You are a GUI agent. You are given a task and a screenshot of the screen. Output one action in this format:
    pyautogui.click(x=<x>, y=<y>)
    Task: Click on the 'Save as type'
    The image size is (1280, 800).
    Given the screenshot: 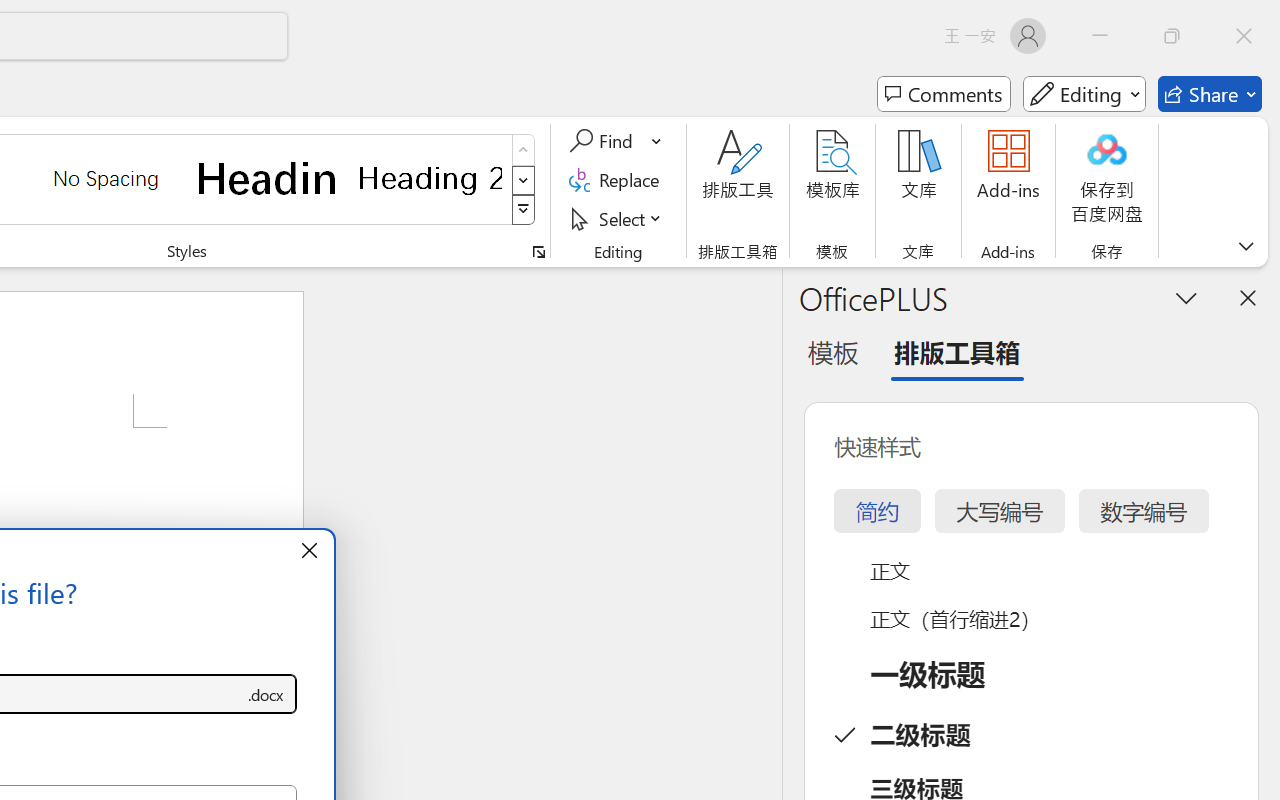 What is the action you would take?
    pyautogui.click(x=264, y=694)
    